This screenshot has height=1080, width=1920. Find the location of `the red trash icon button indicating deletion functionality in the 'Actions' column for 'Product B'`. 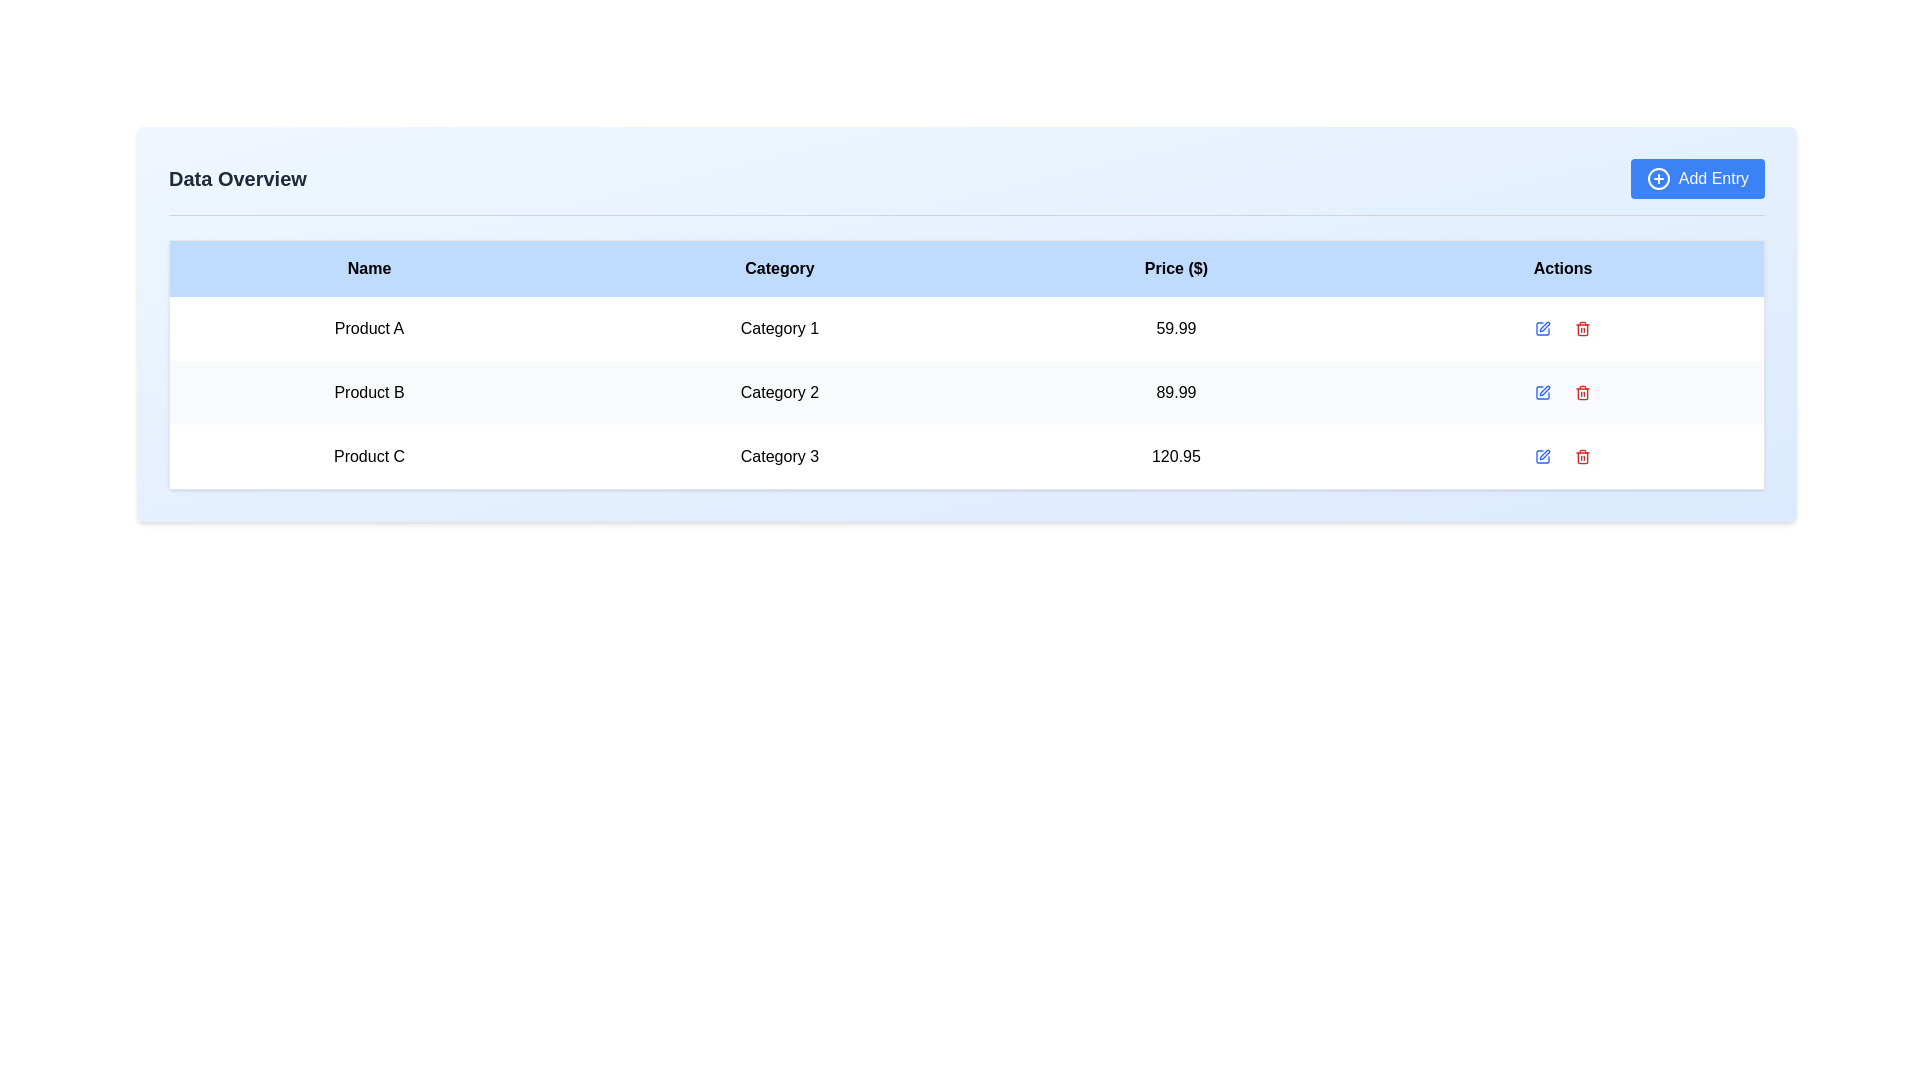

the red trash icon button indicating deletion functionality in the 'Actions' column for 'Product B' is located at coordinates (1582, 327).